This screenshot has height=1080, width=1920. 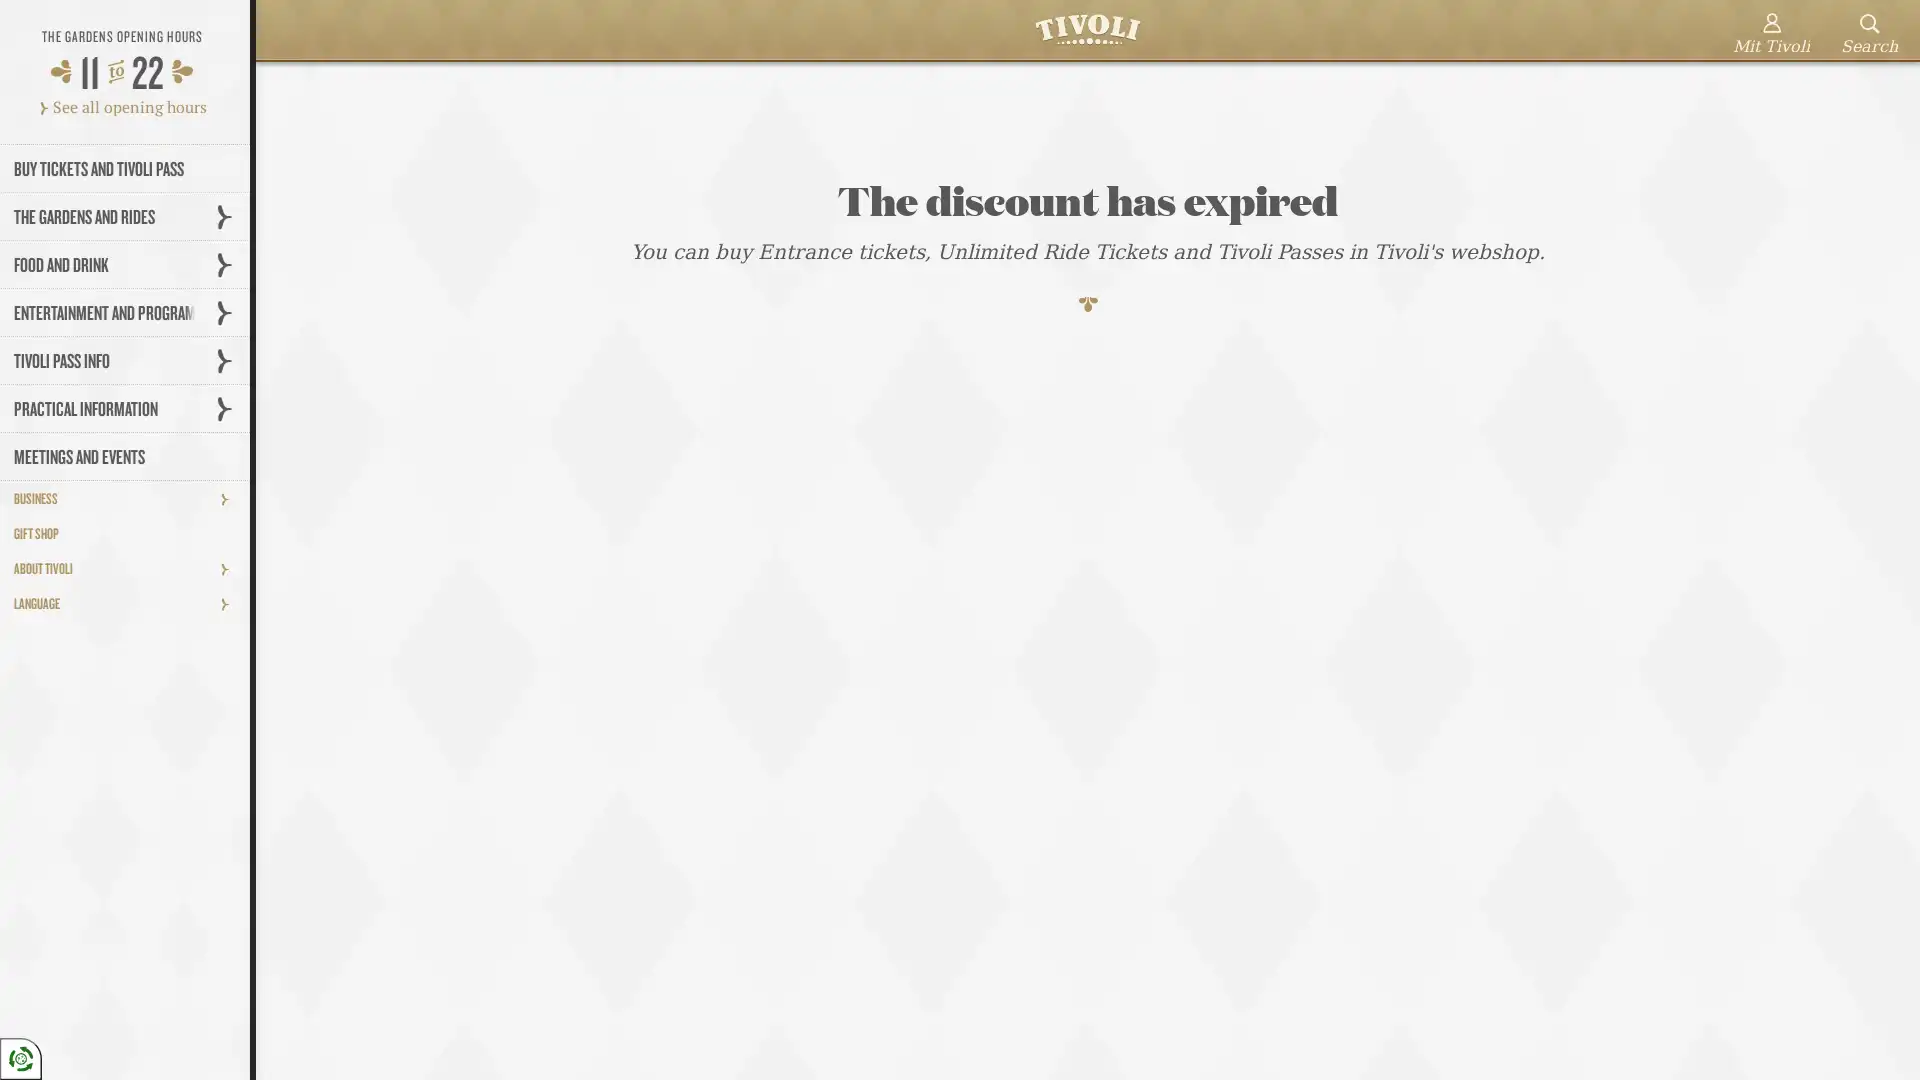 I want to click on Search, so click(x=1868, y=35).